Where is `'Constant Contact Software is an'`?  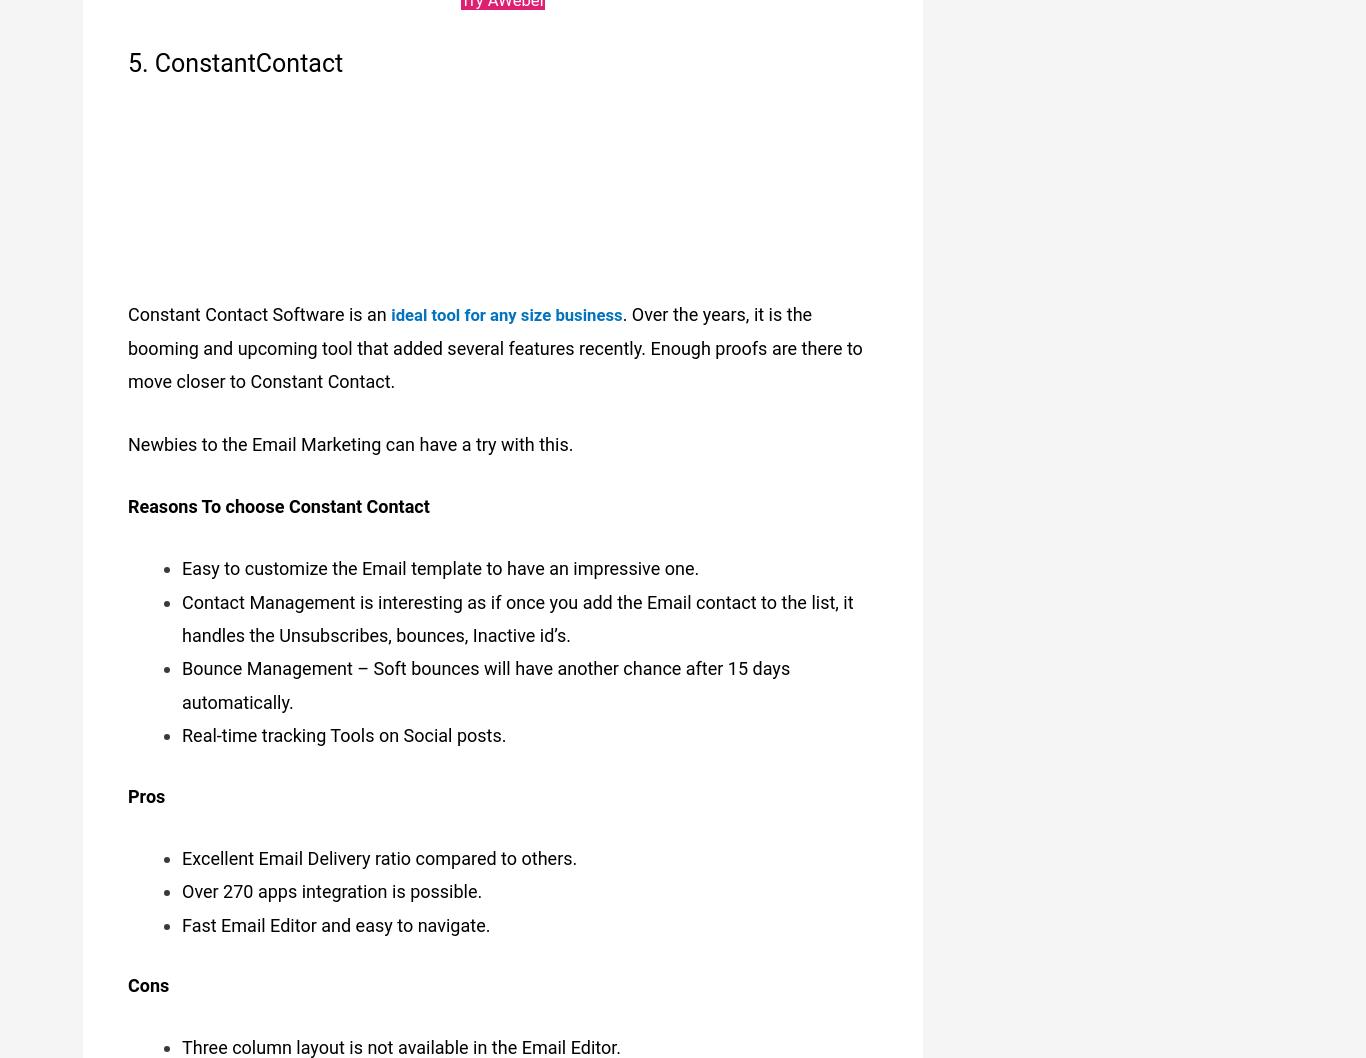 'Constant Contact Software is an' is located at coordinates (259, 303).